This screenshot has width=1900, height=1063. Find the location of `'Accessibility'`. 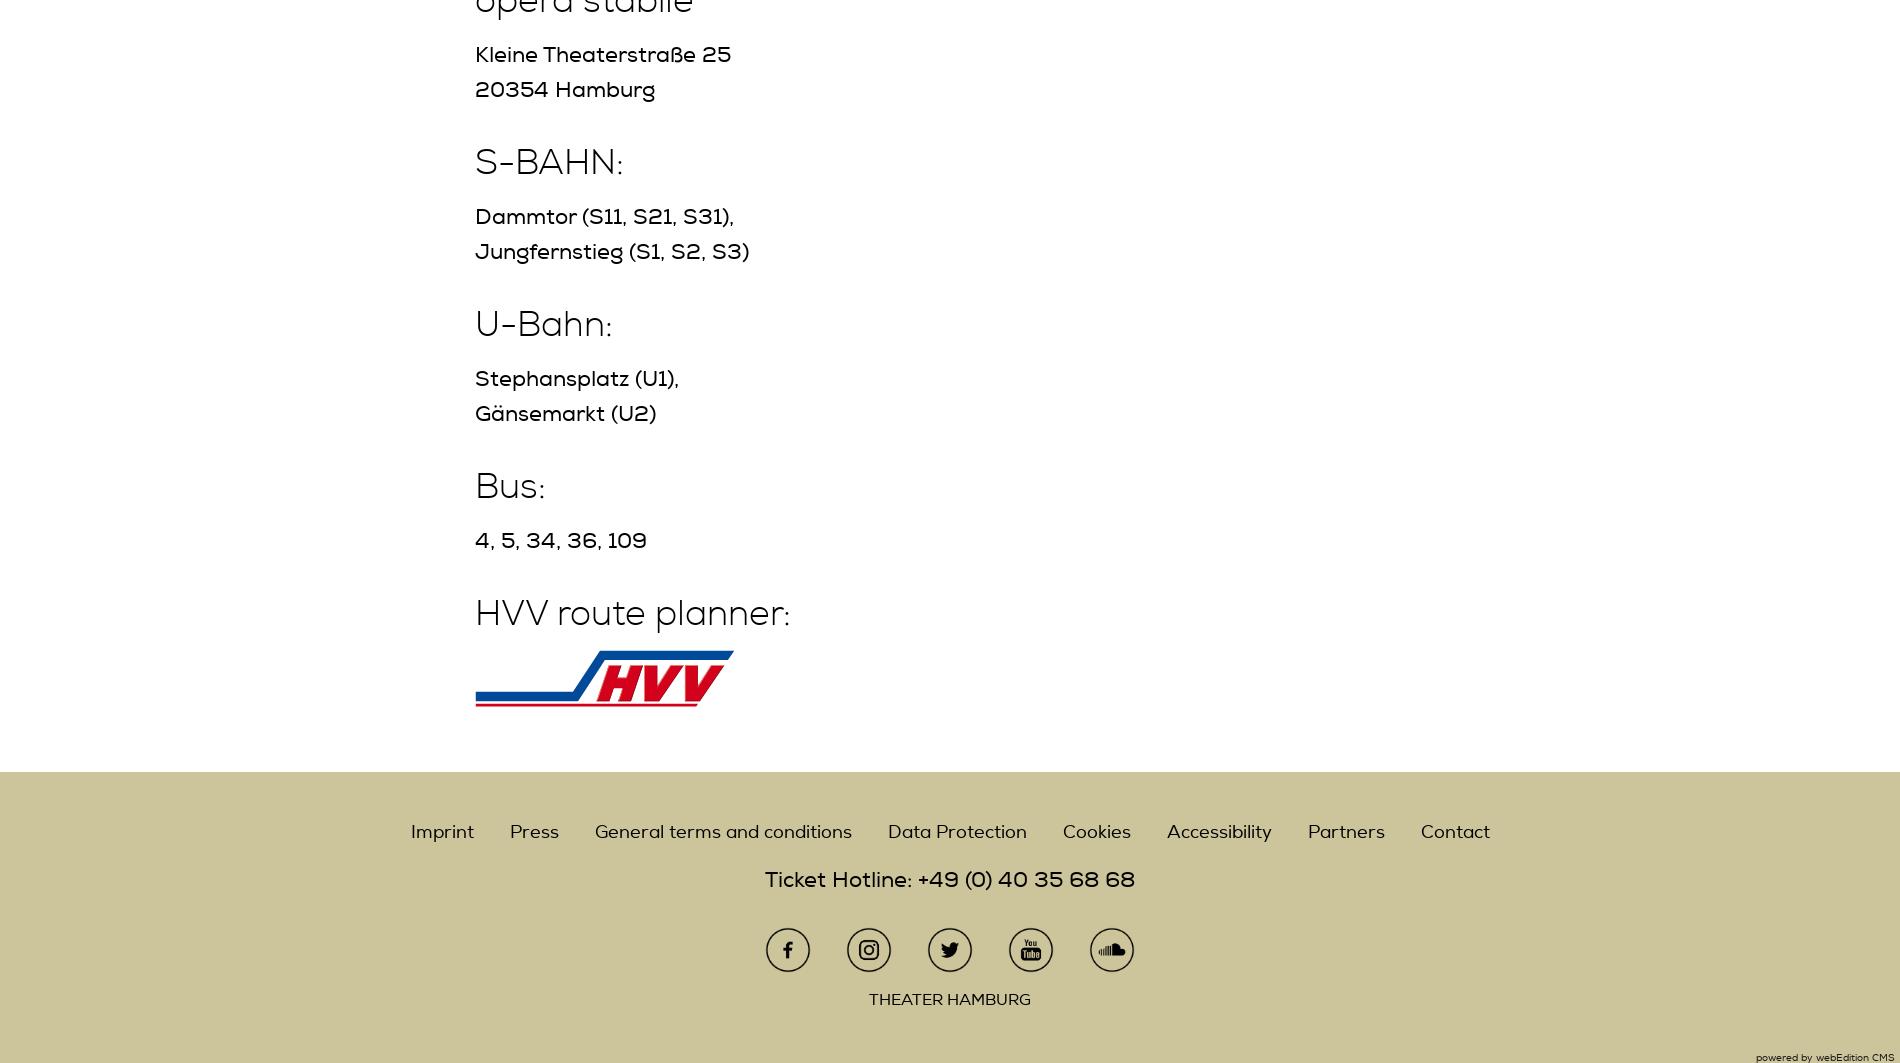

'Accessibility' is located at coordinates (1217, 831).